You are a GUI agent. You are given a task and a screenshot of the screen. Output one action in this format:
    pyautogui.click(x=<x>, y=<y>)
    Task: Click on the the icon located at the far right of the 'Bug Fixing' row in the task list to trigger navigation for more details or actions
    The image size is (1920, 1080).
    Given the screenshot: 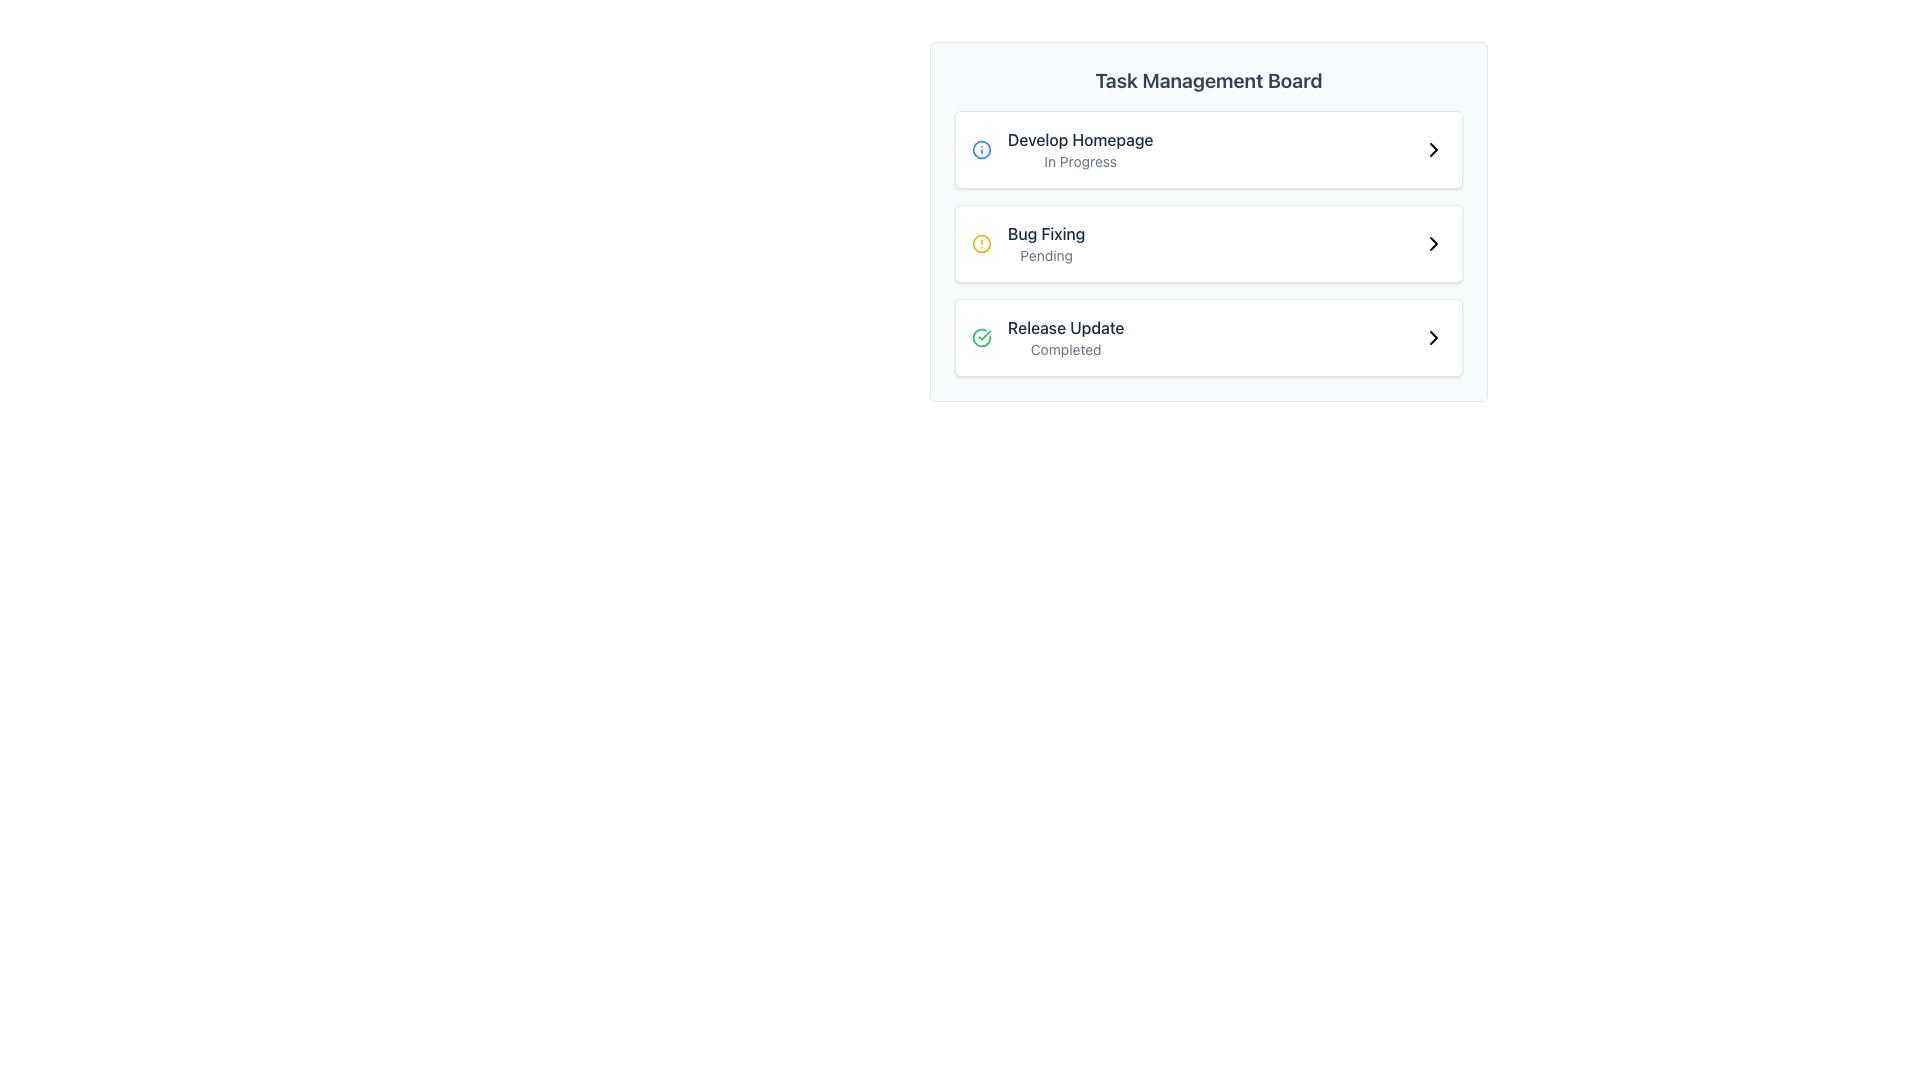 What is the action you would take?
    pyautogui.click(x=1433, y=242)
    